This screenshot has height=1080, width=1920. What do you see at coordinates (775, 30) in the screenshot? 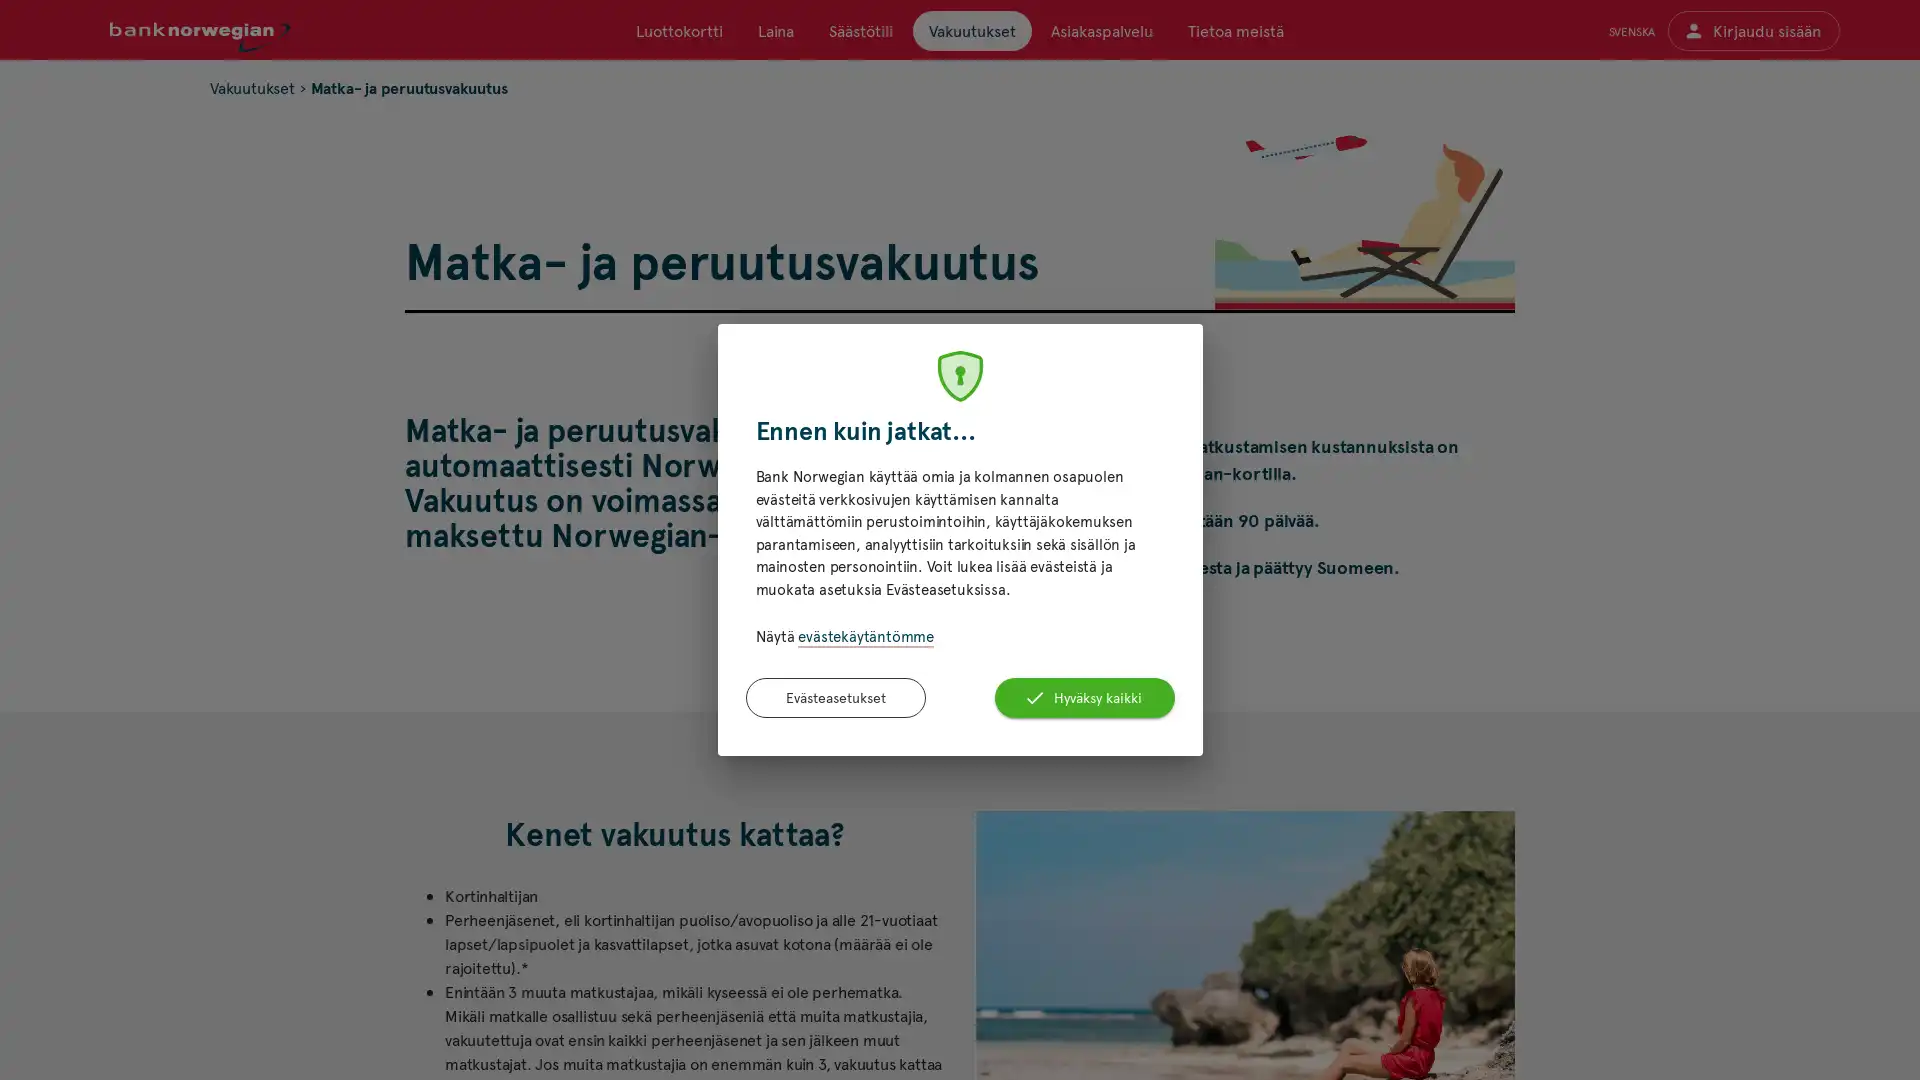
I see `Laina` at bounding box center [775, 30].